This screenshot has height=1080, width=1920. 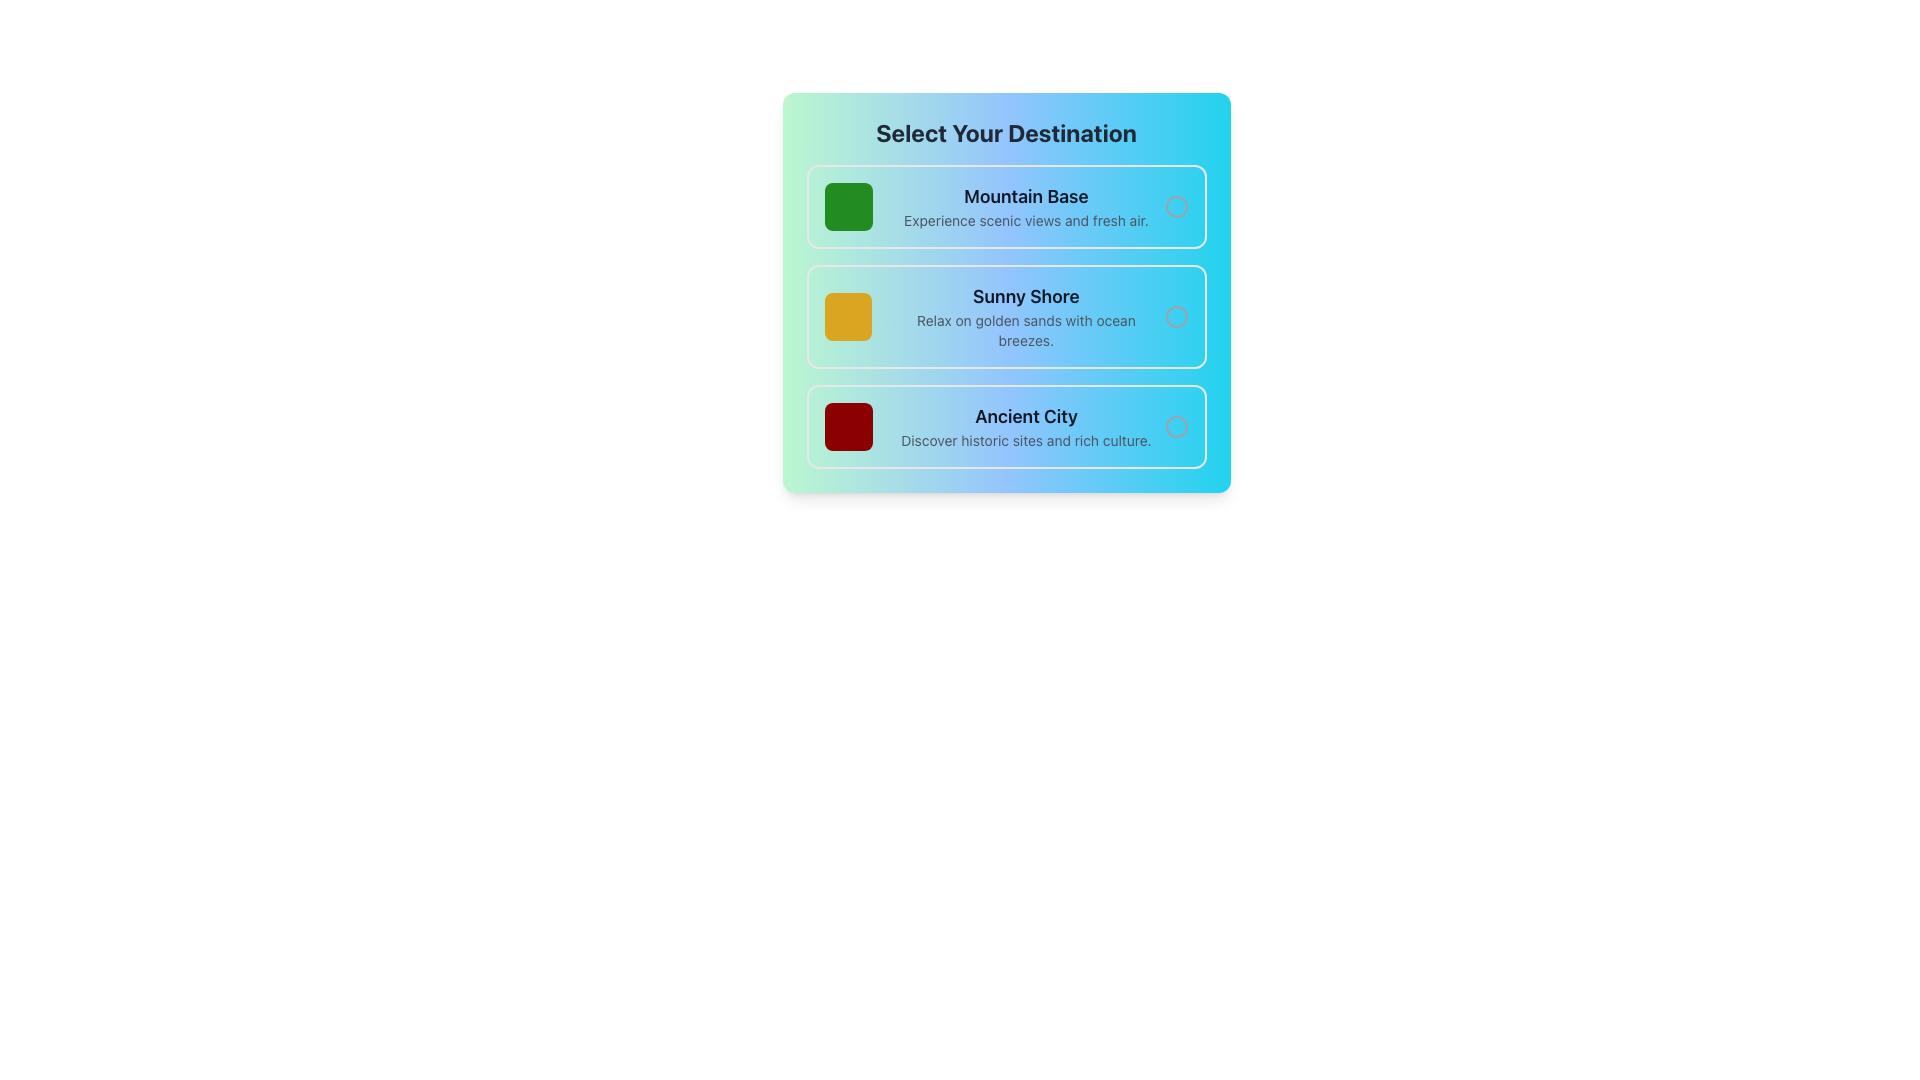 I want to click on the text label displaying 'Sunny Shore', which is centrally positioned above the description text in the second group of items, so click(x=1026, y=297).